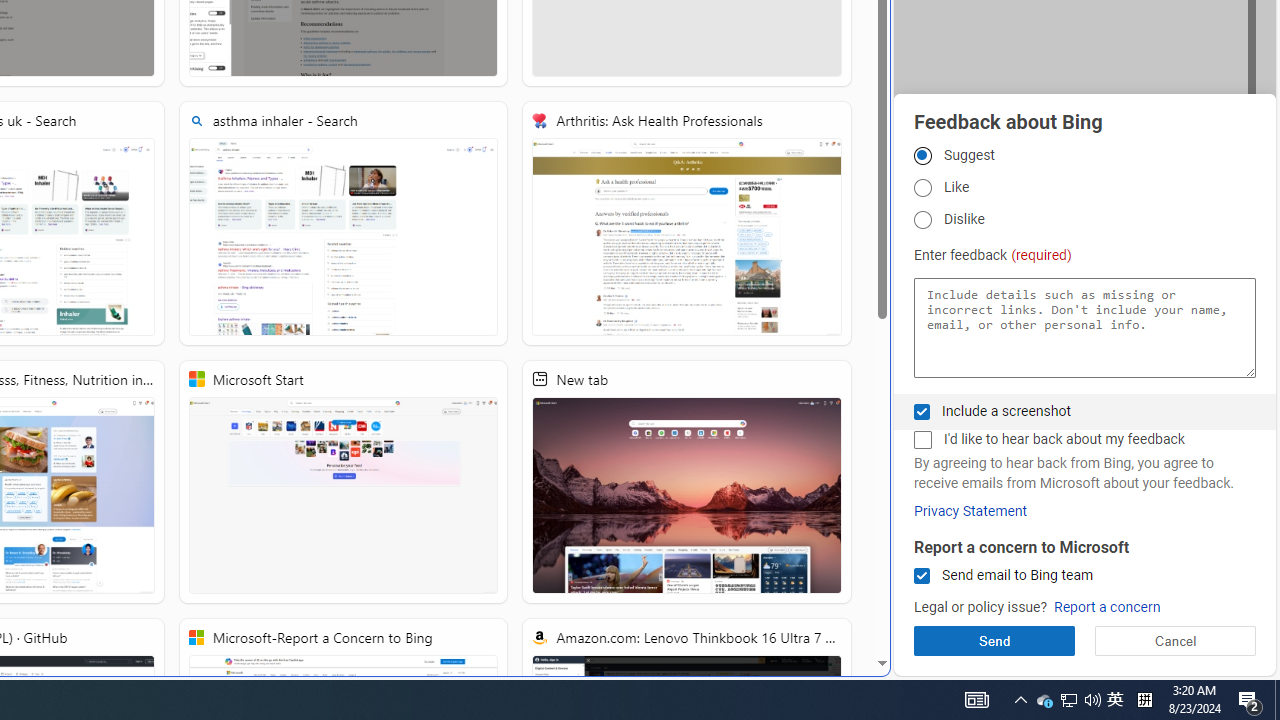 This screenshot has width=1280, height=720. Describe the element at coordinates (994, 640) in the screenshot. I see `'Send'` at that location.